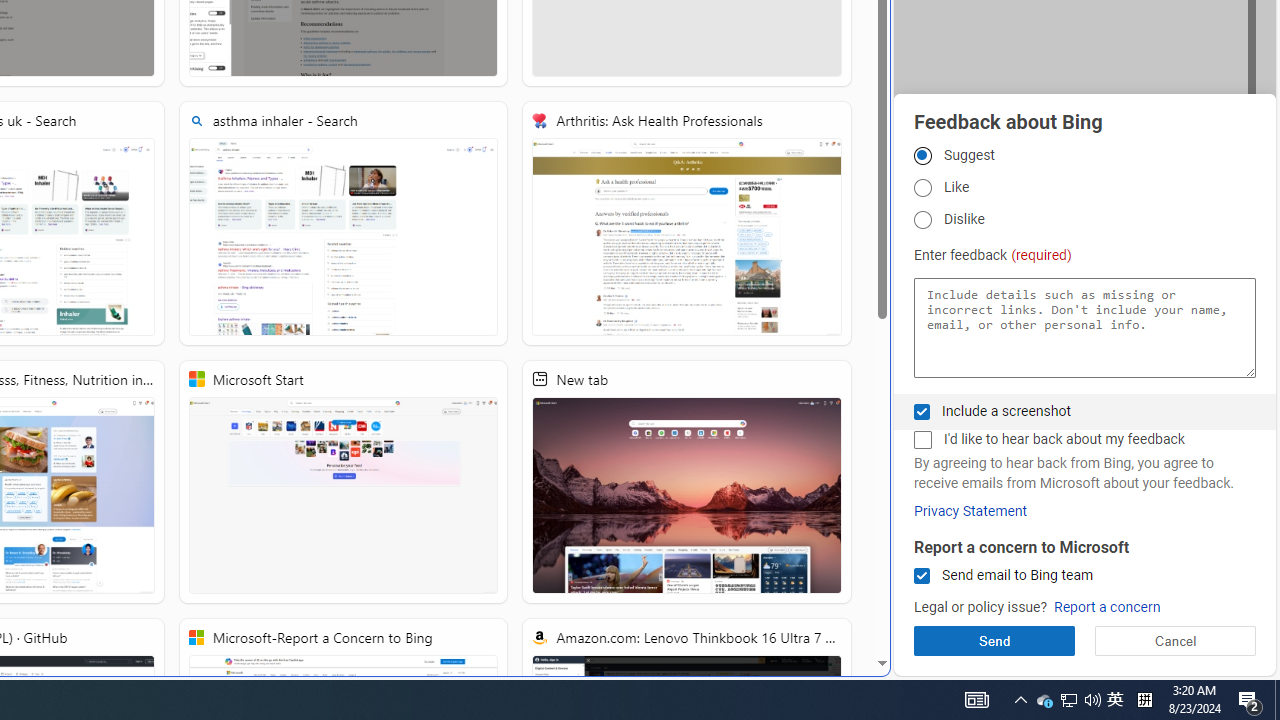 This screenshot has width=1280, height=720. Describe the element at coordinates (994, 640) in the screenshot. I see `'Send'` at that location.